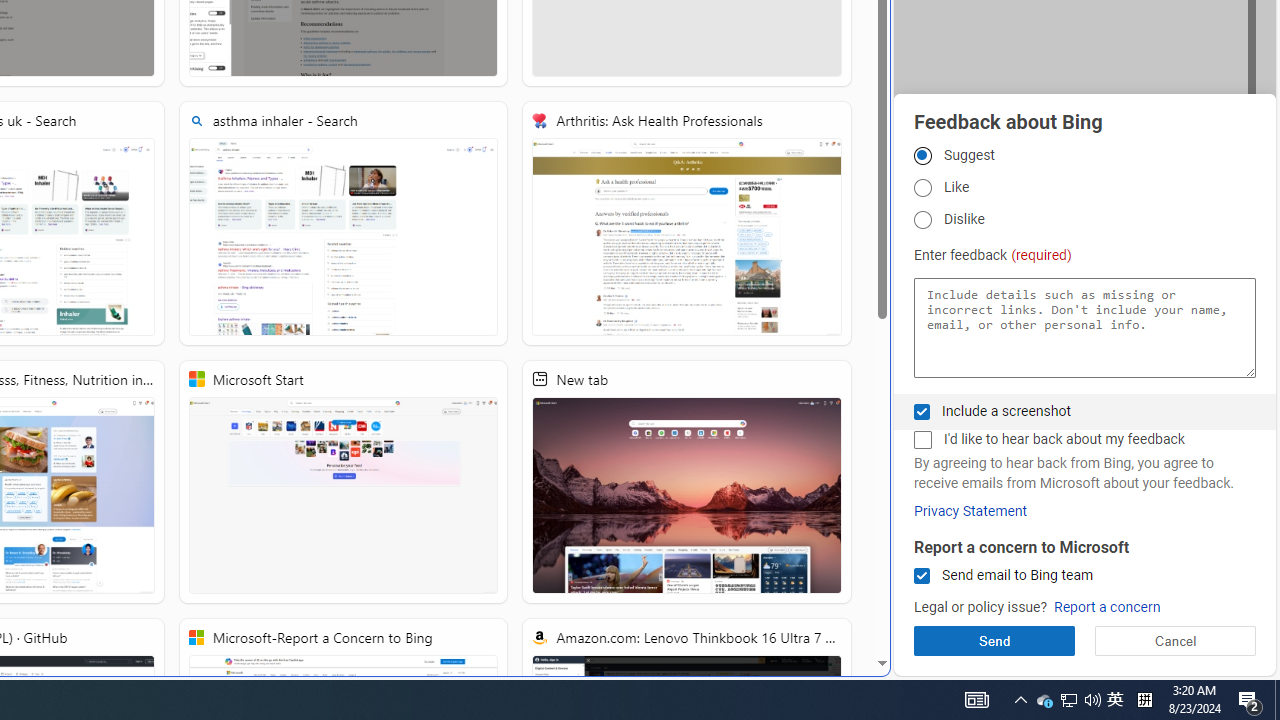 This screenshot has width=1280, height=720. Describe the element at coordinates (994, 640) in the screenshot. I see `'Send'` at that location.